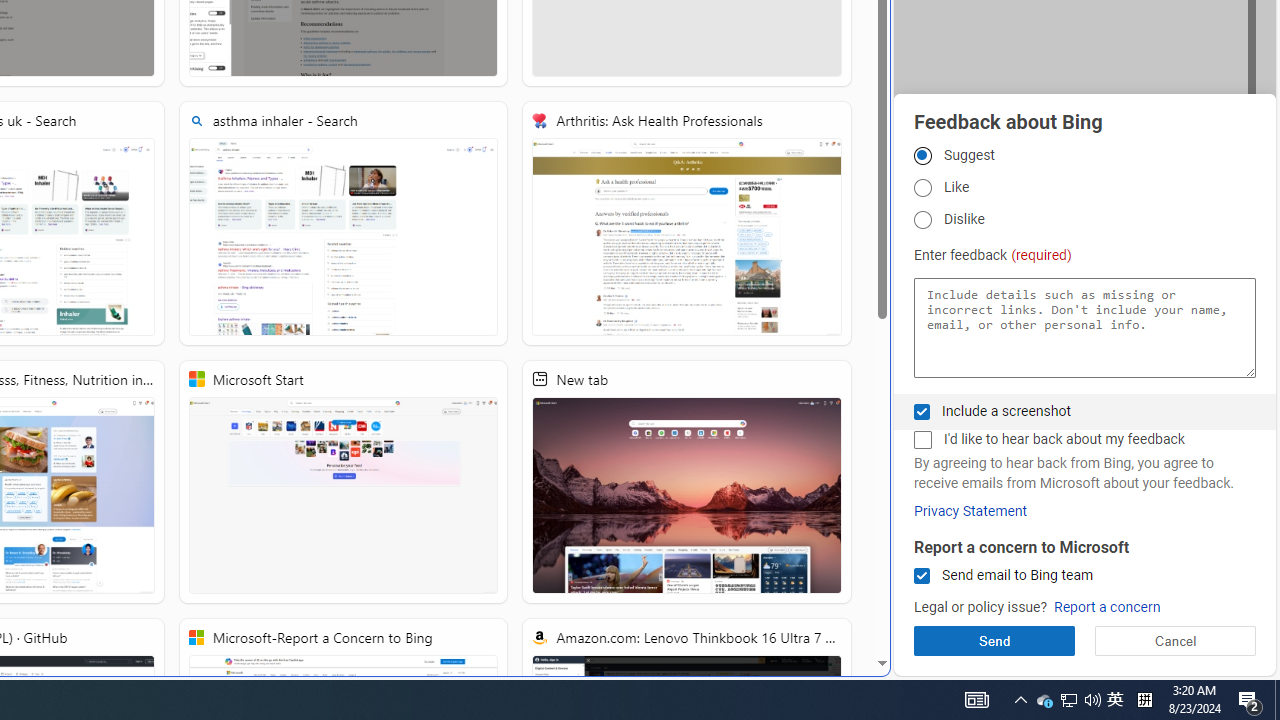 This screenshot has width=1280, height=720. Describe the element at coordinates (994, 640) in the screenshot. I see `'Send'` at that location.